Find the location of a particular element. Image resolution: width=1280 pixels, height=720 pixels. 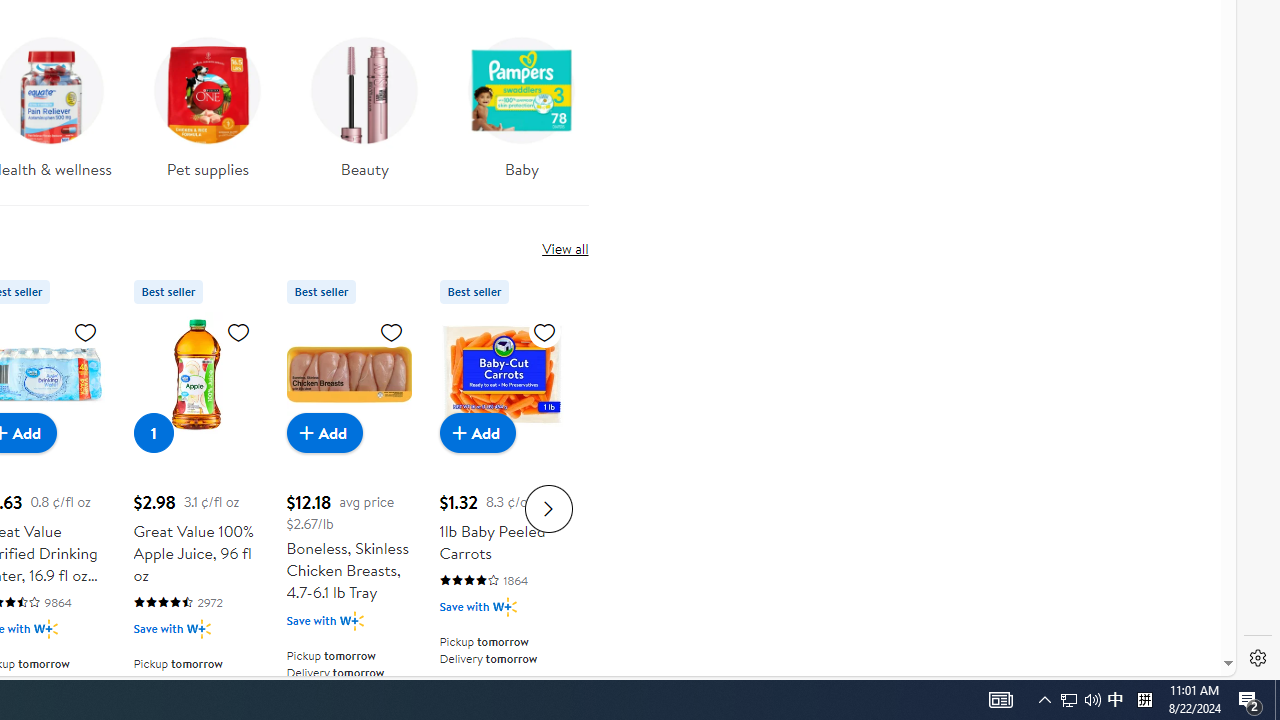

'Baby' is located at coordinates (522, 114).